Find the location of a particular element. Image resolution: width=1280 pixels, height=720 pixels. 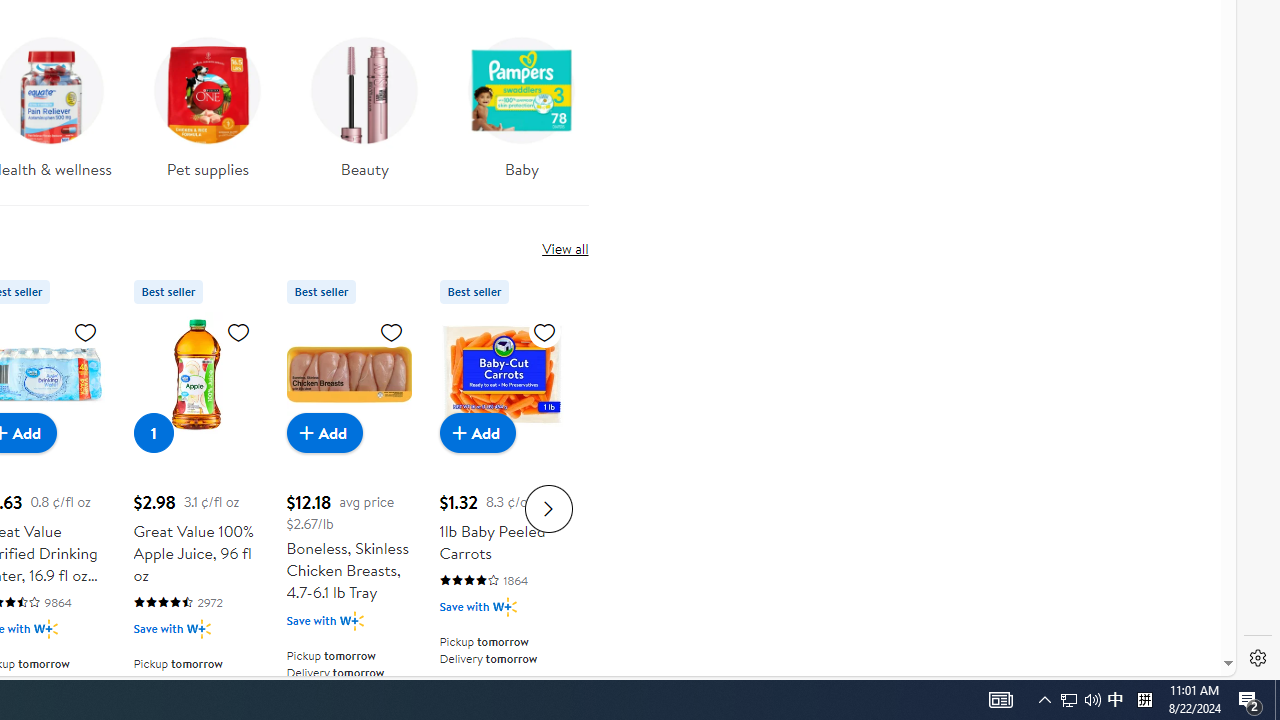

'Baby' is located at coordinates (522, 114).